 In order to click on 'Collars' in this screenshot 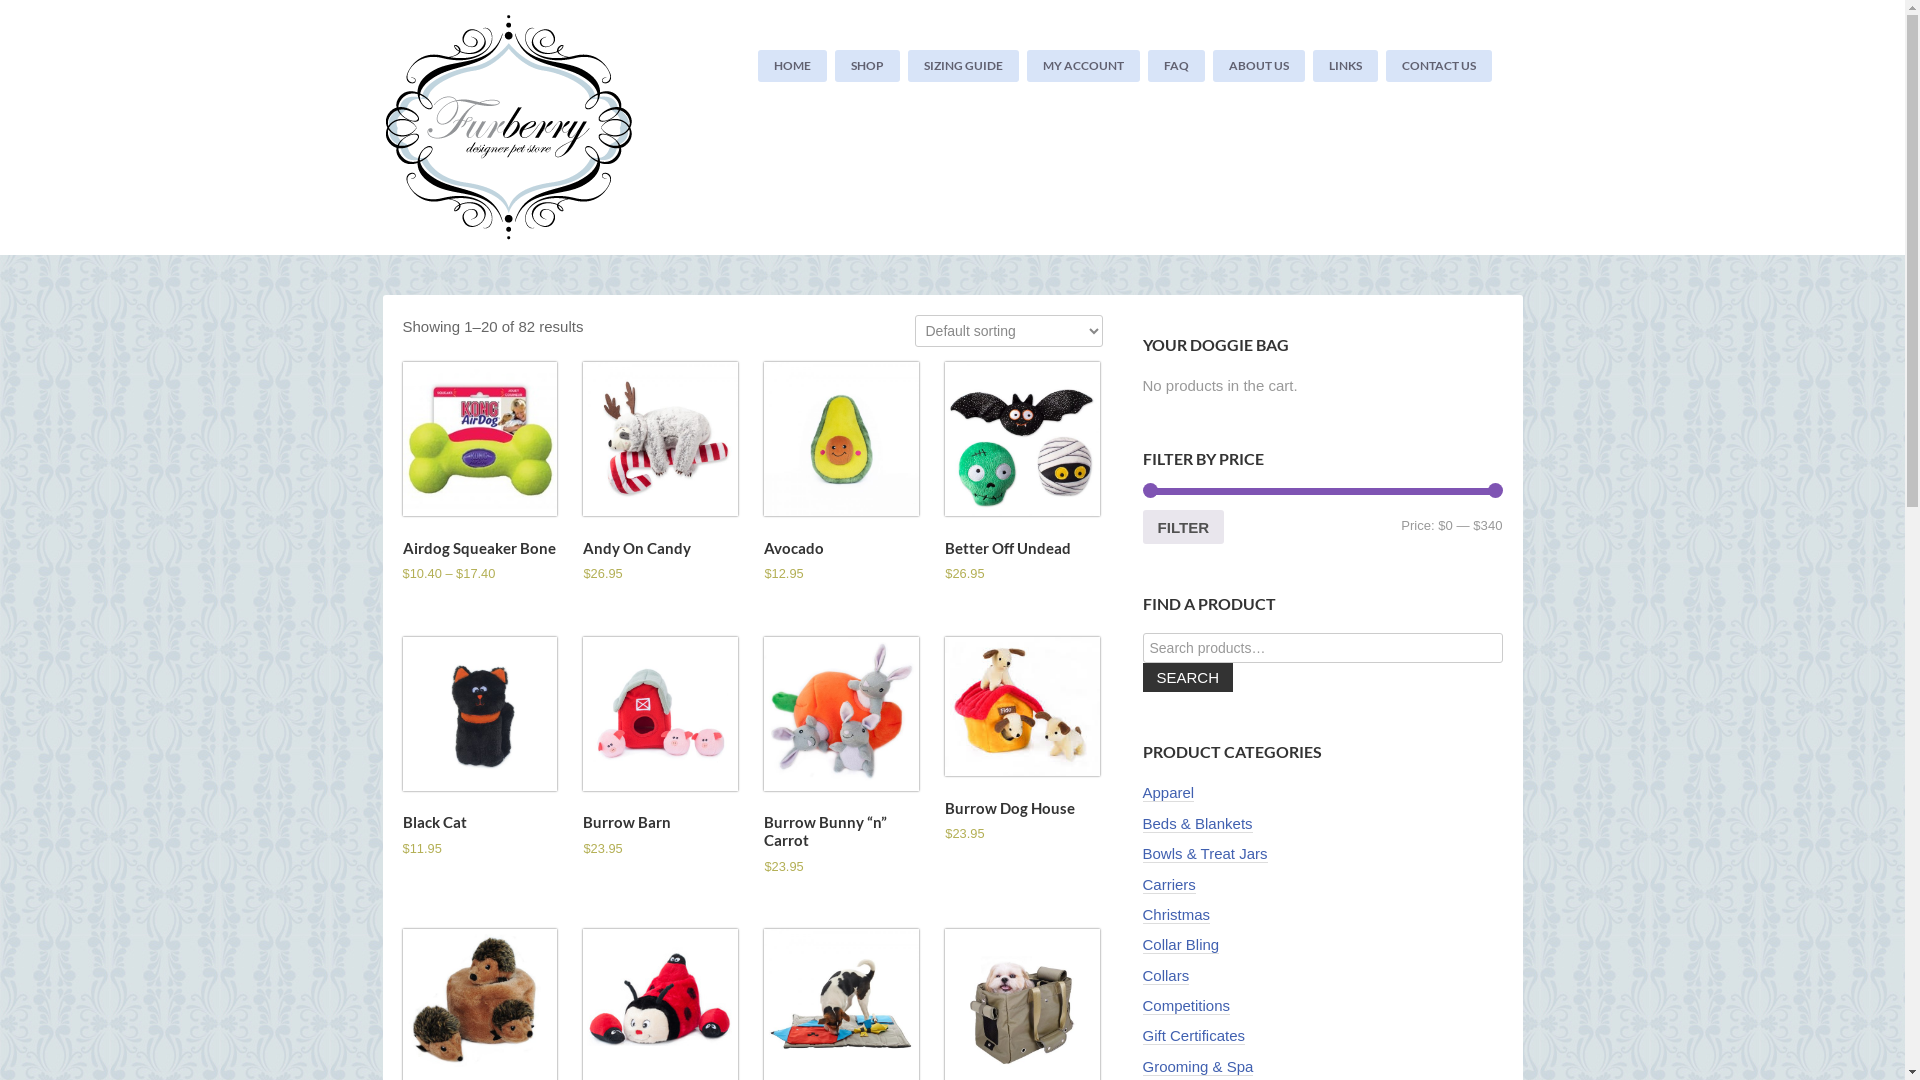, I will do `click(1165, 974)`.